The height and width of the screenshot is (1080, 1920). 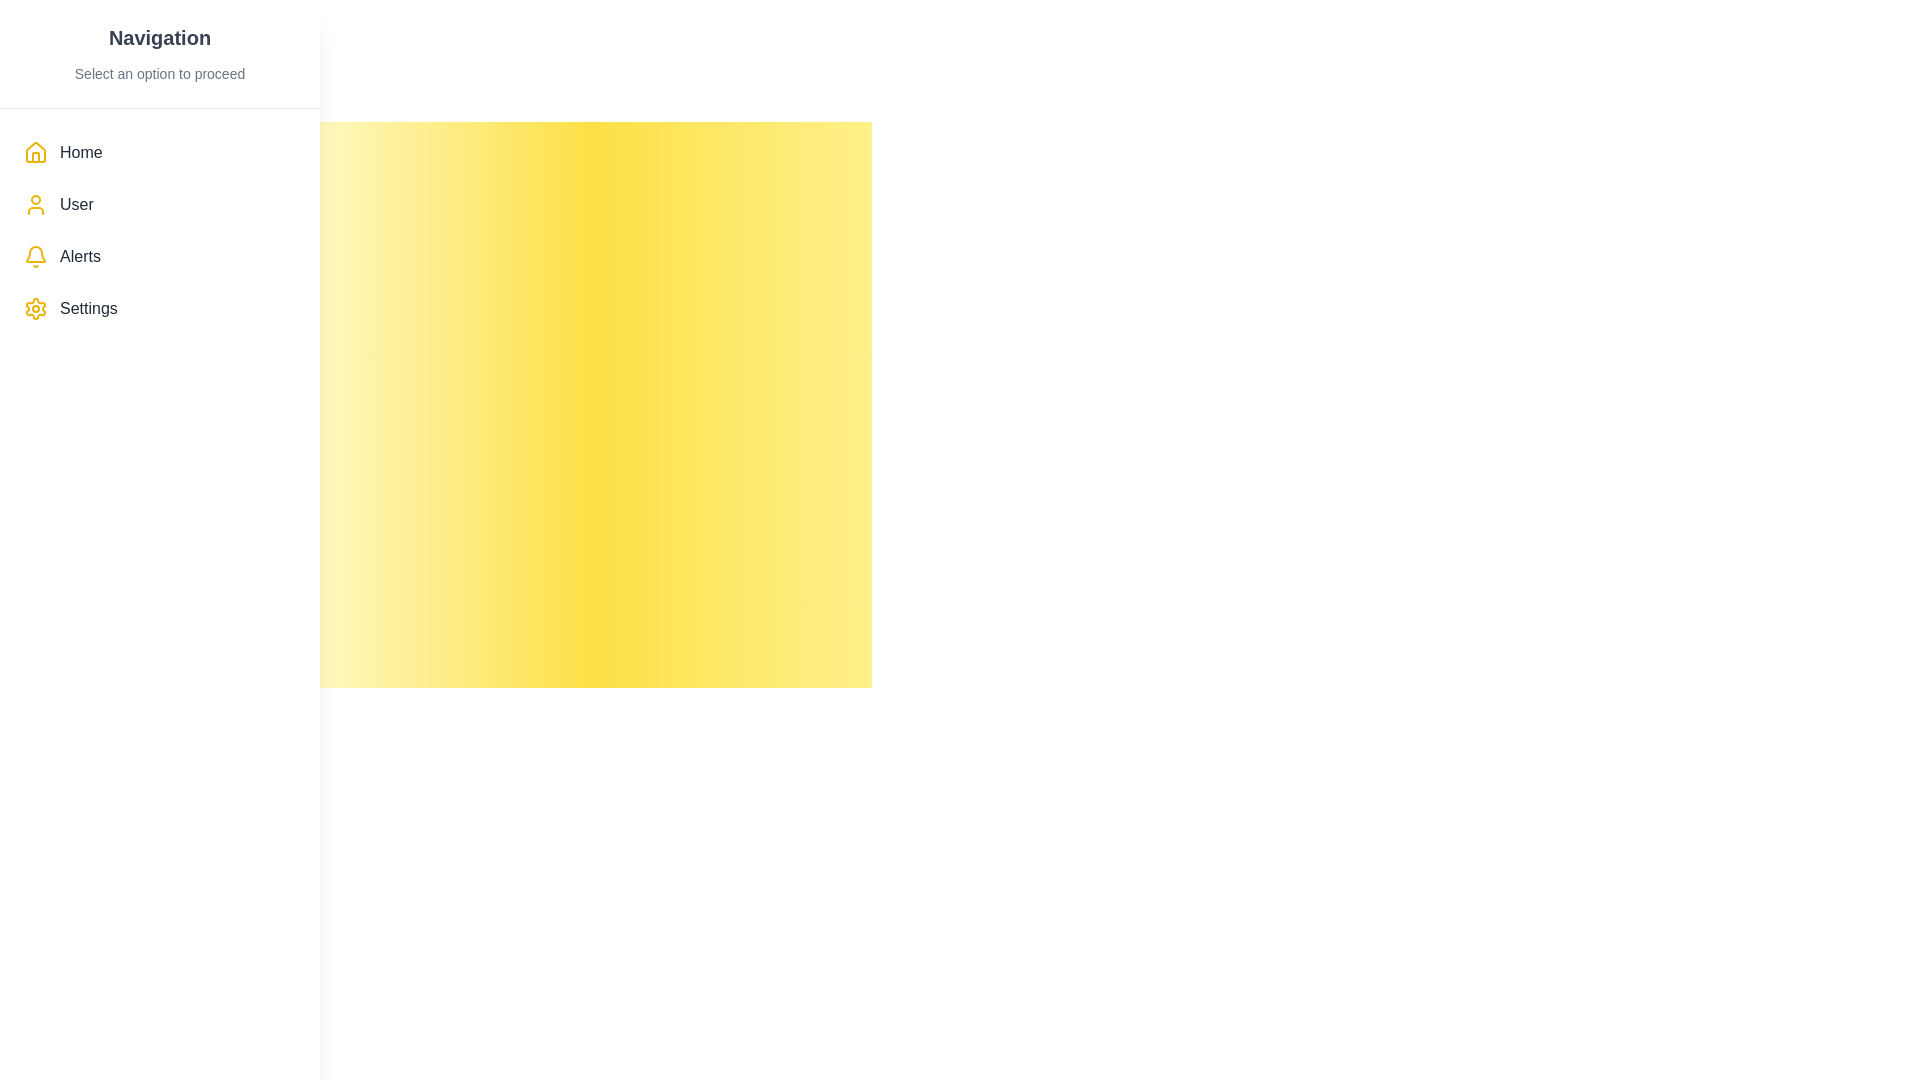 I want to click on the bell icon with a yellow outline located to the left of the 'Alerts' text in the navigation menu, so click(x=35, y=256).